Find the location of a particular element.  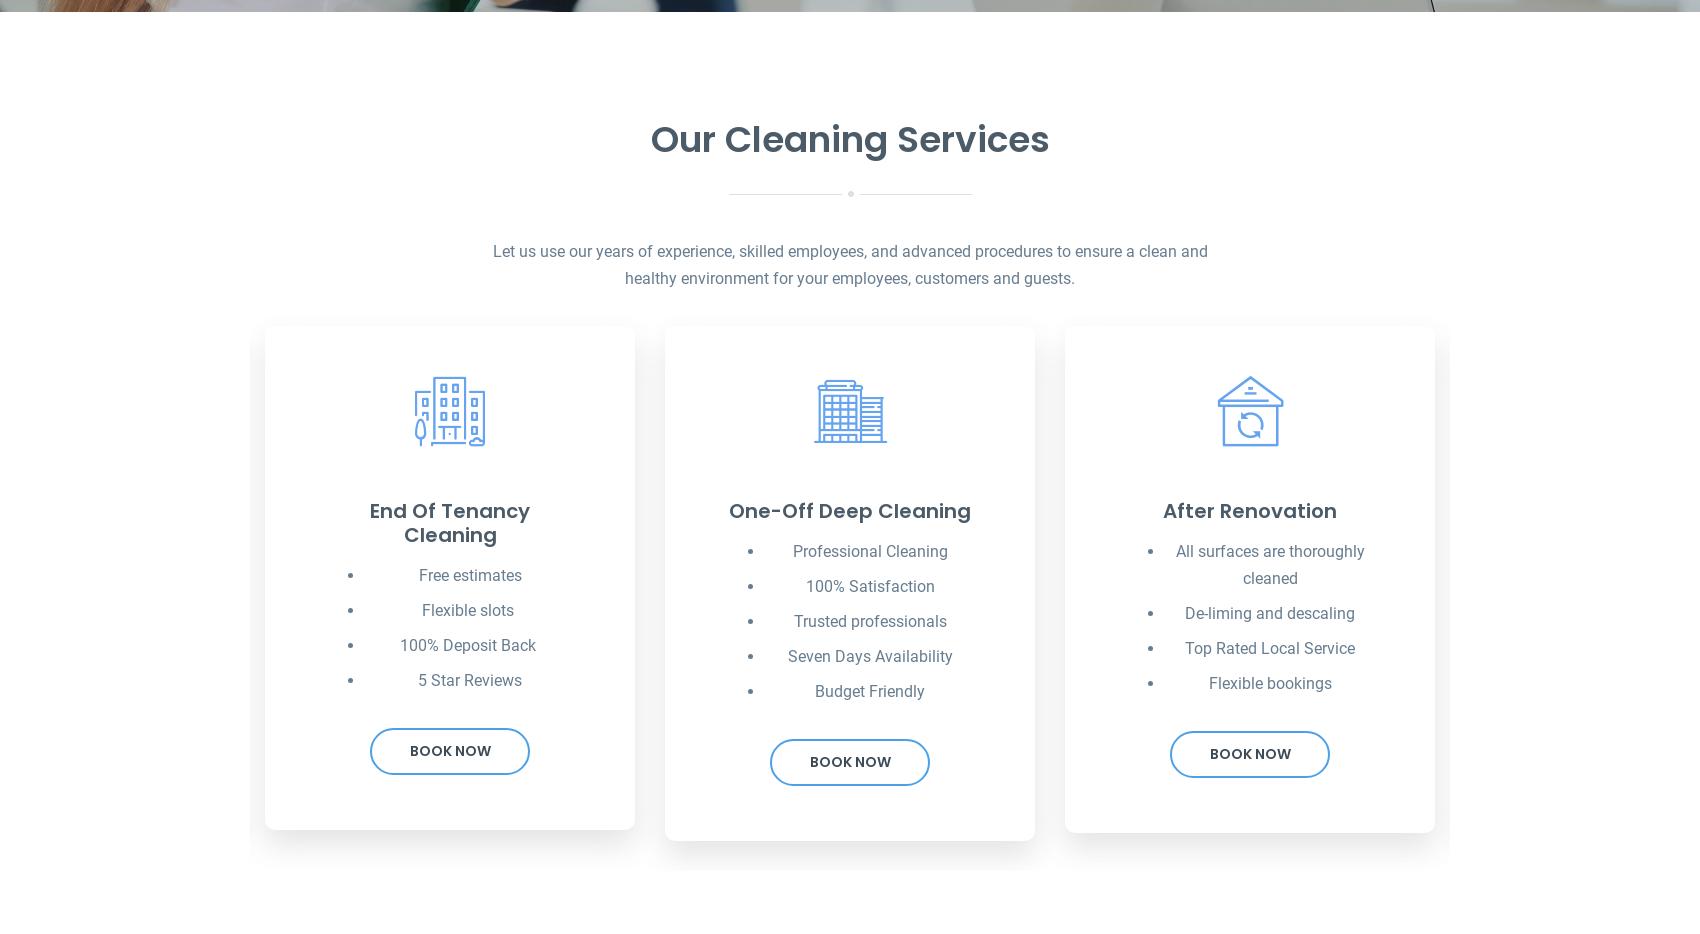

'Our Cleaning Services' is located at coordinates (848, 138).